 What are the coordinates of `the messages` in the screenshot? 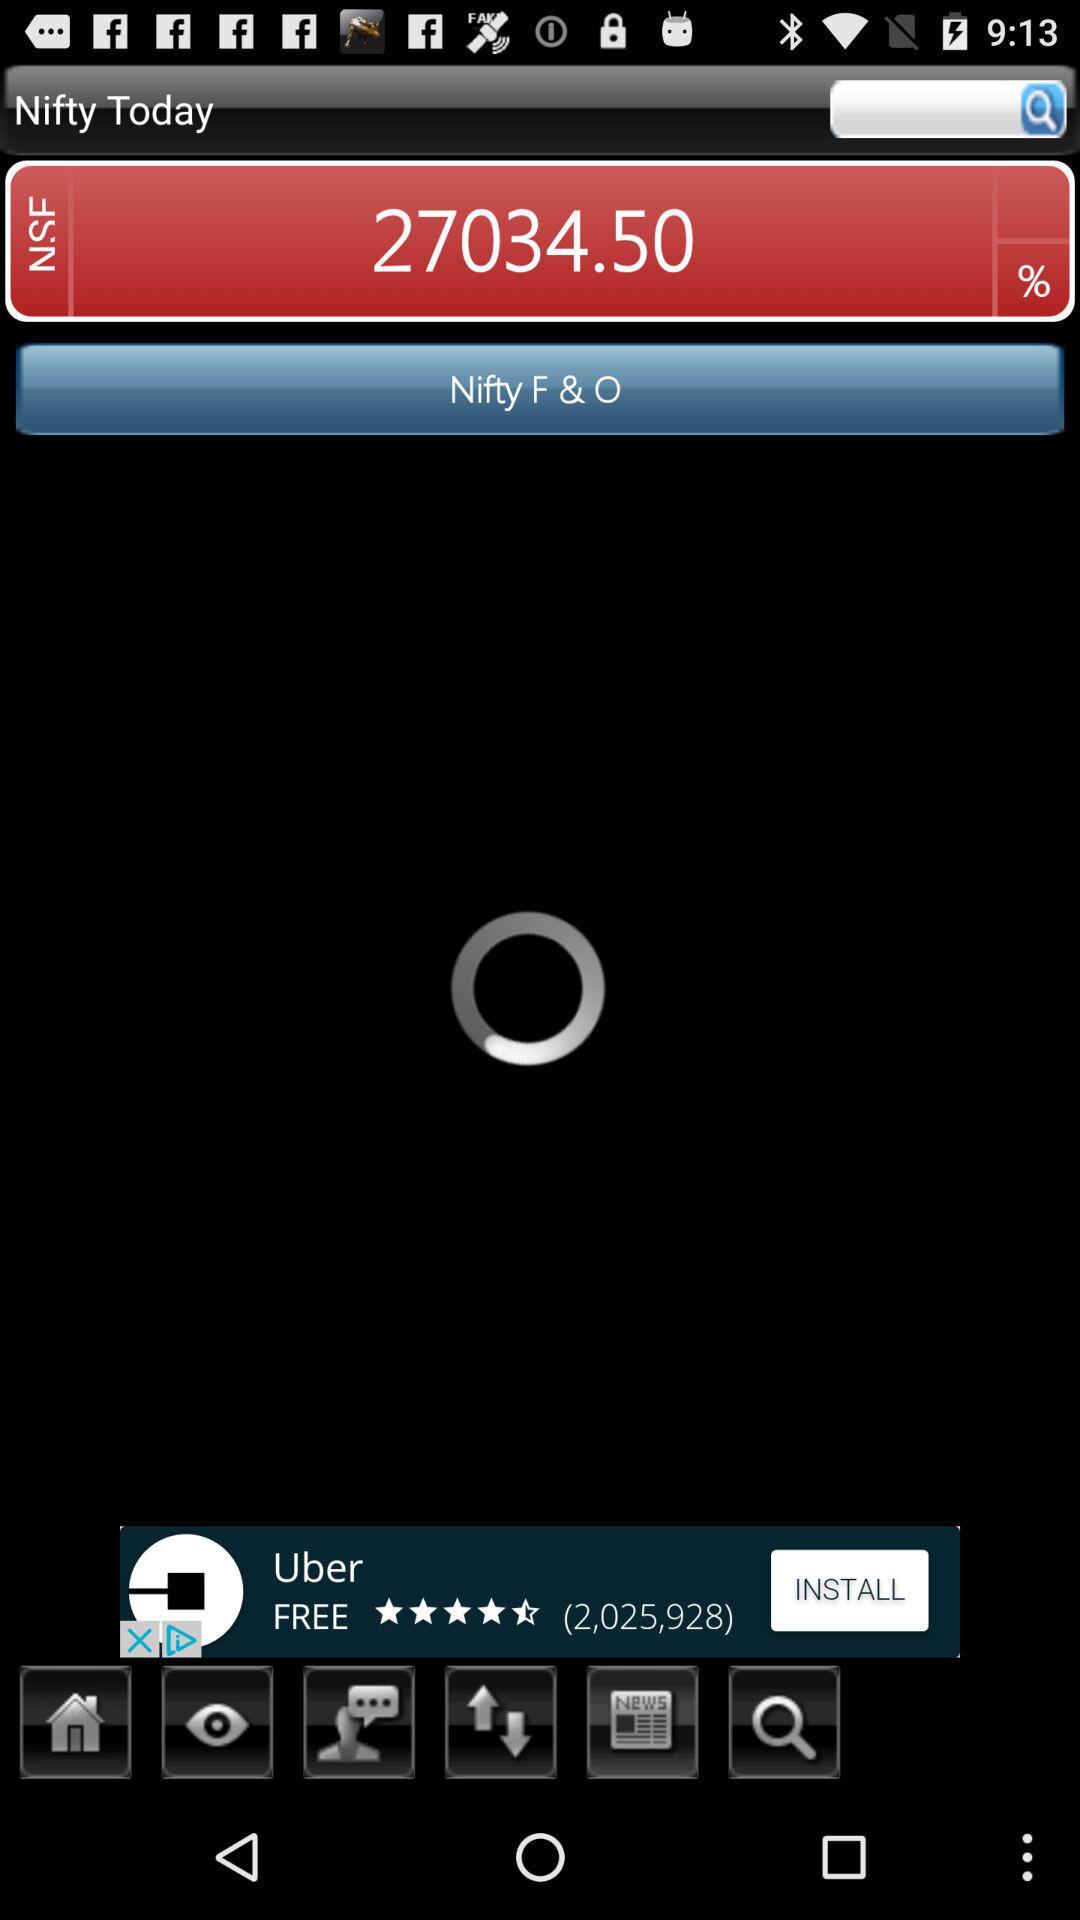 It's located at (358, 1727).